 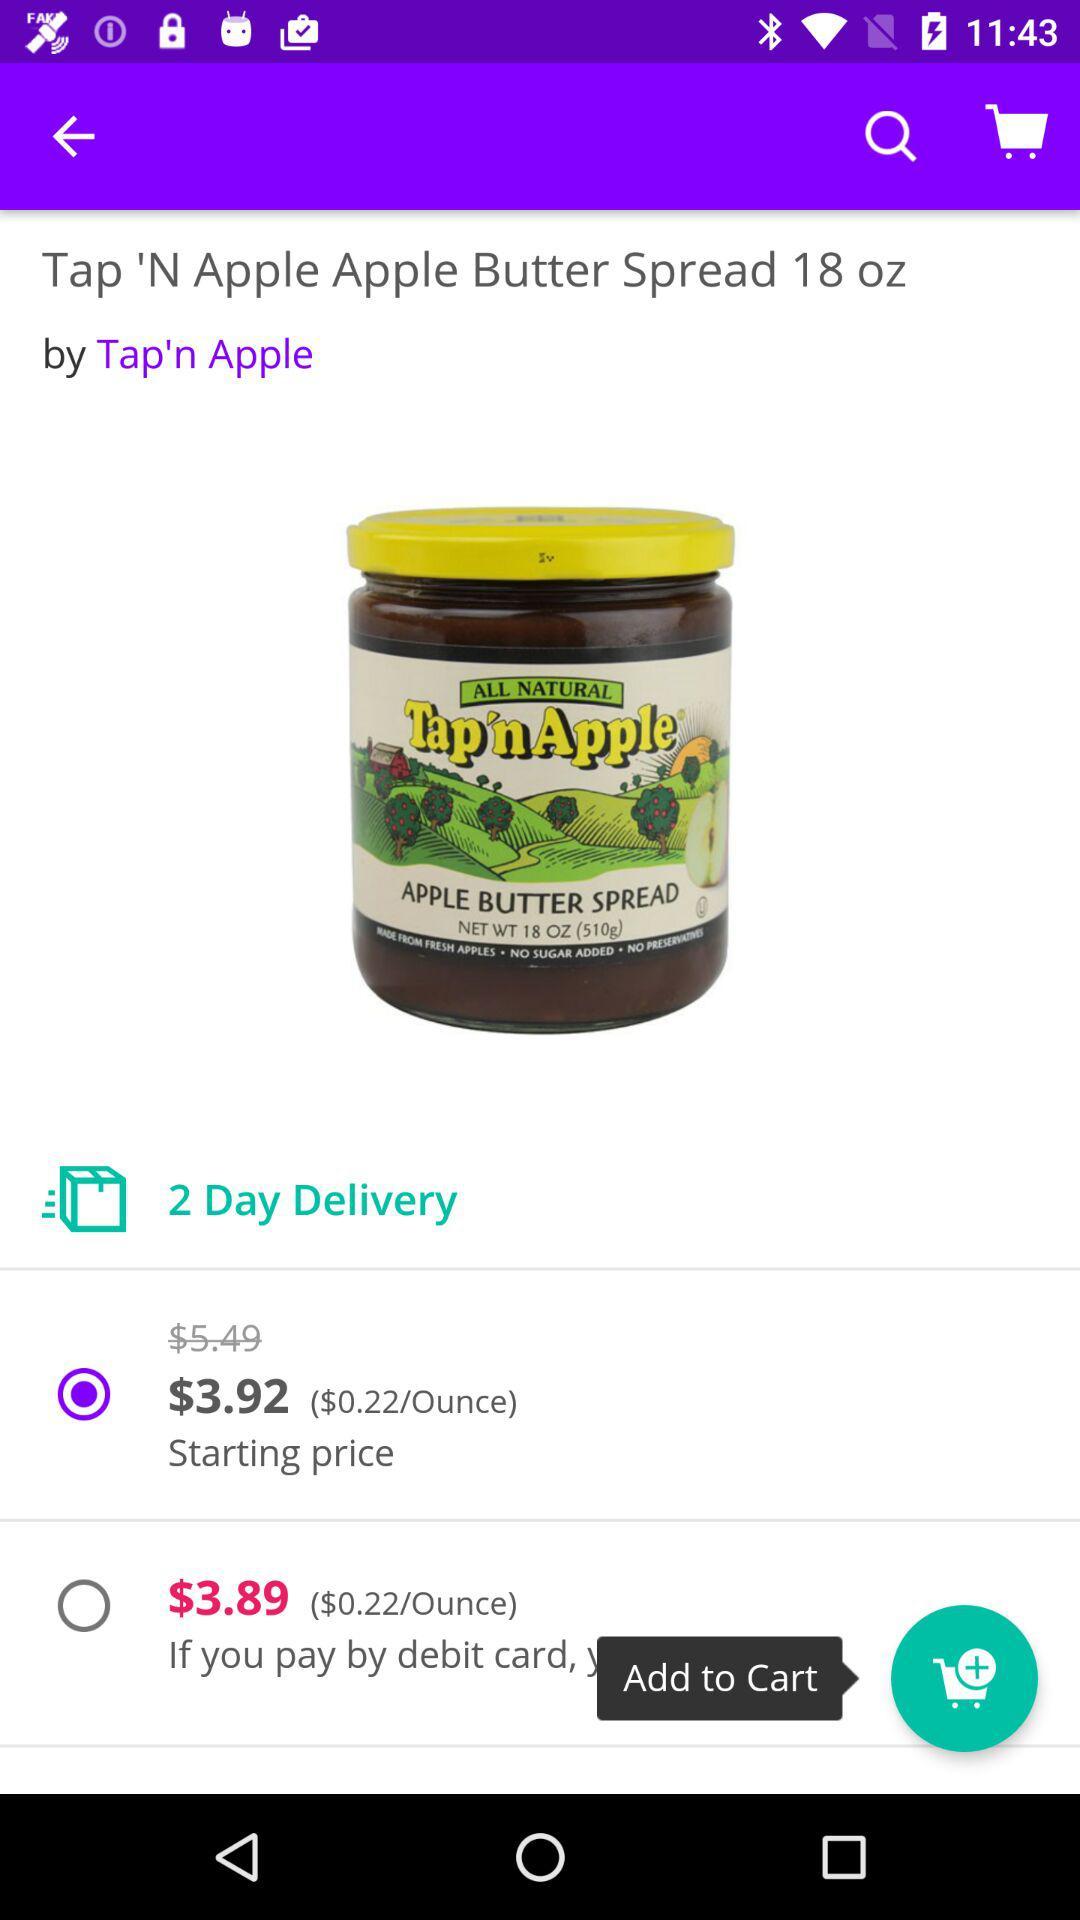 What do you see at coordinates (177, 352) in the screenshot?
I see `by tap n icon` at bounding box center [177, 352].